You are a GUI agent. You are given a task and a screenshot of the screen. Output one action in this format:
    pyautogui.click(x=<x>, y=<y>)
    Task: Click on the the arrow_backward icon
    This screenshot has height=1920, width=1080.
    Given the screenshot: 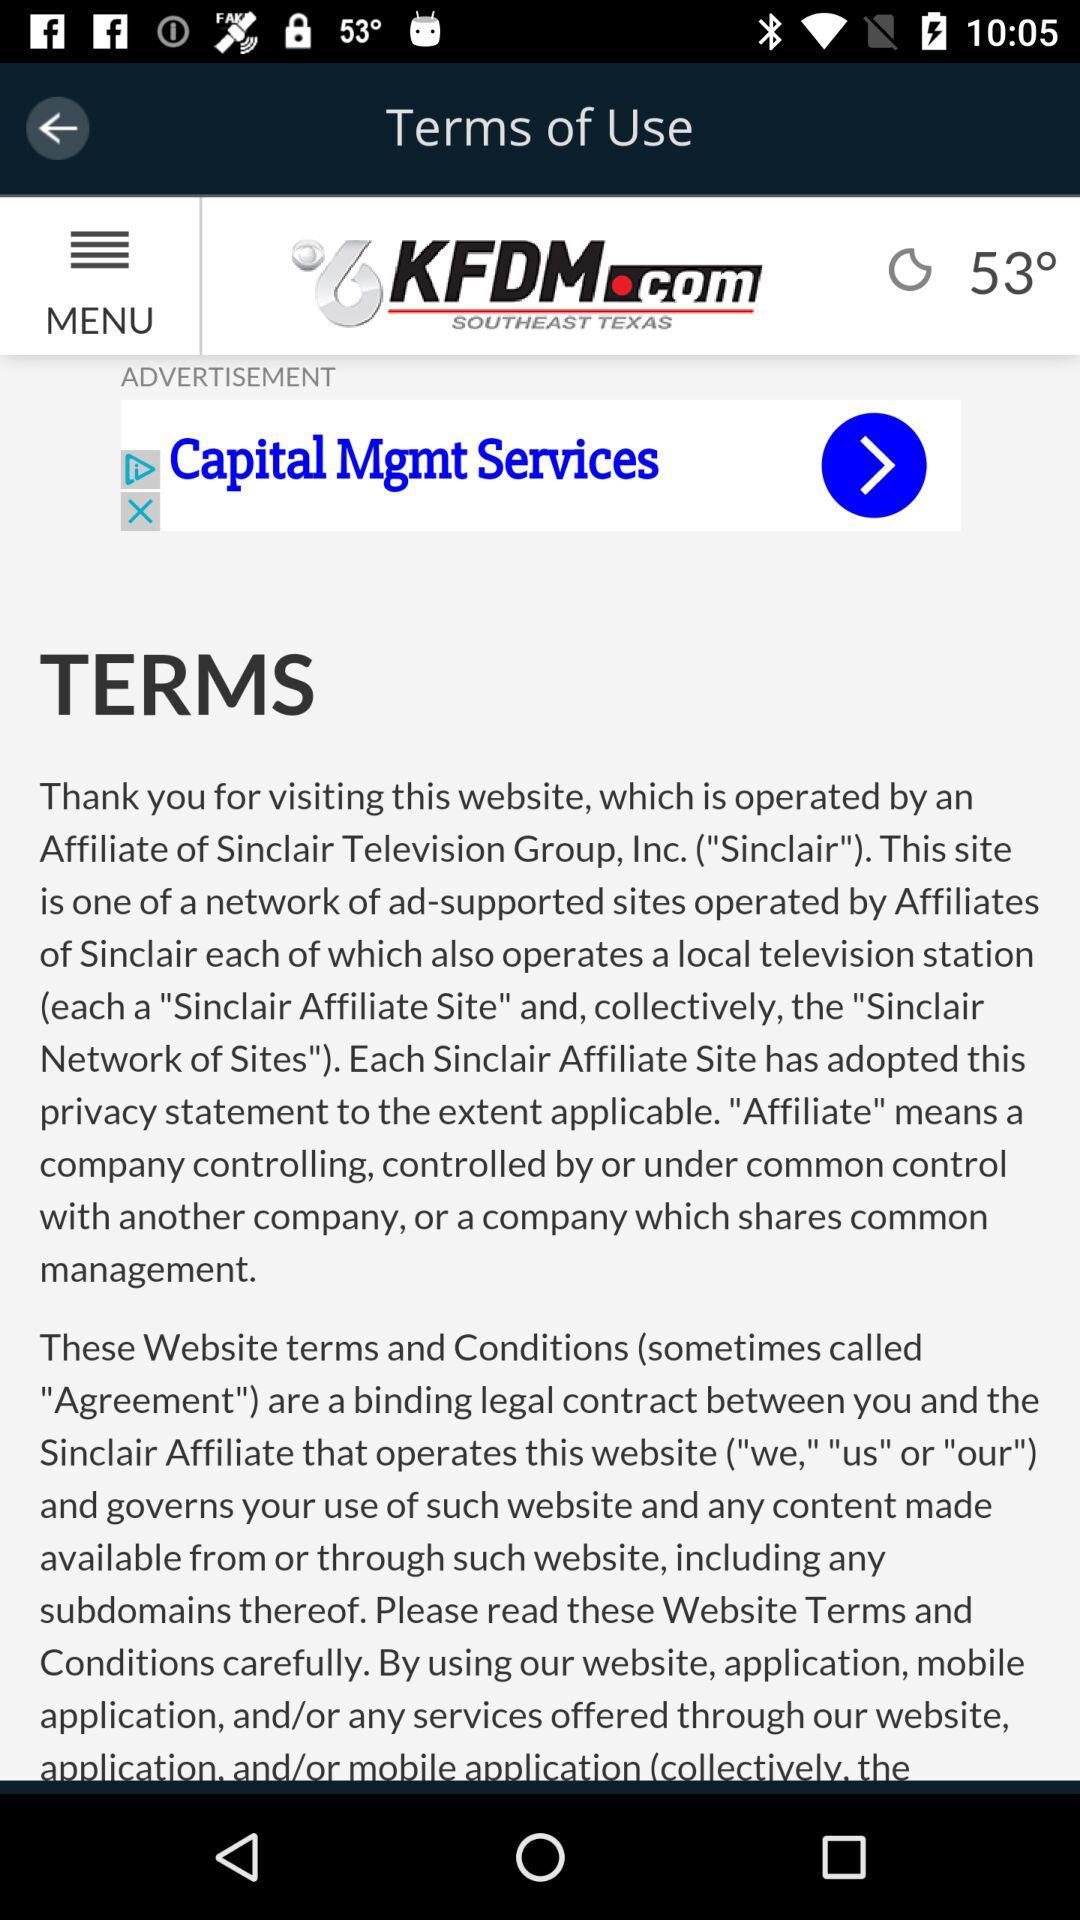 What is the action you would take?
    pyautogui.click(x=56, y=127)
    